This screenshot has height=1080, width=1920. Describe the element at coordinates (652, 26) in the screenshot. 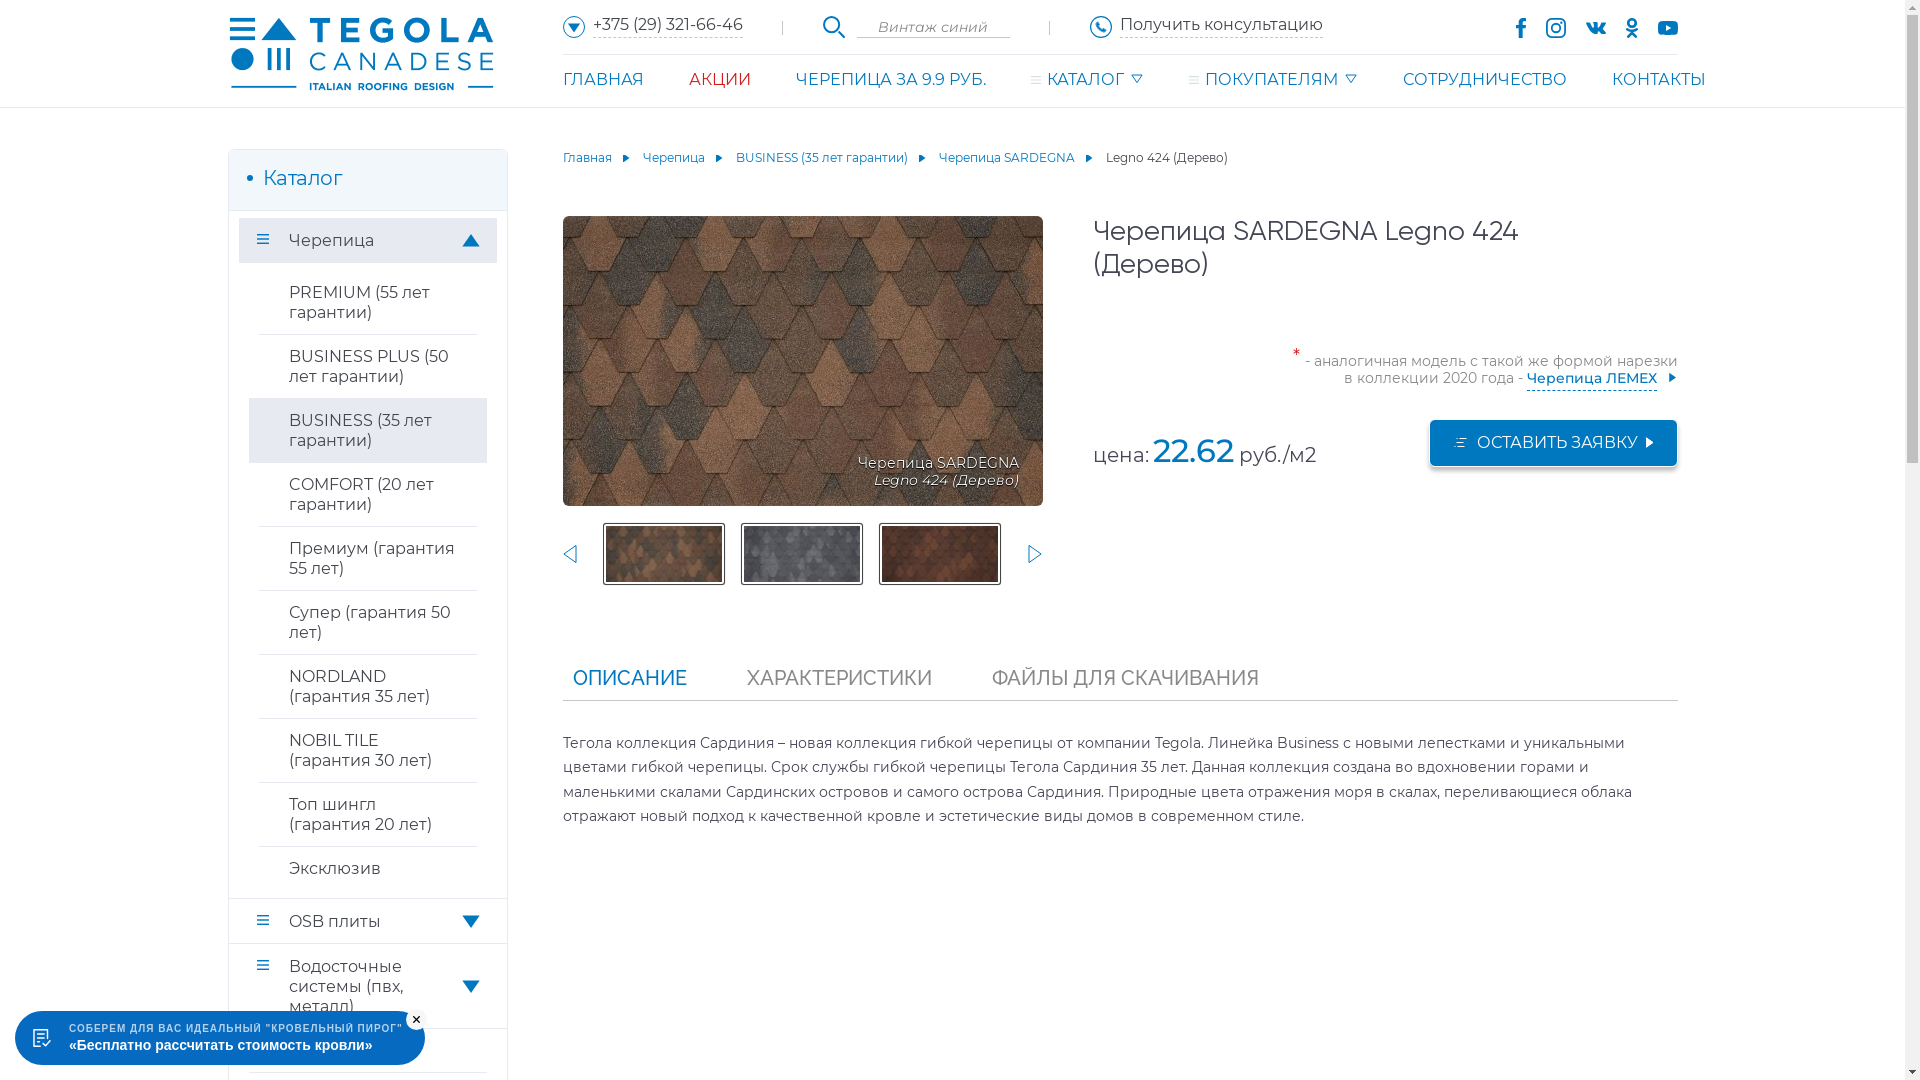

I see `'+375 (29) 321-66-46'` at that location.